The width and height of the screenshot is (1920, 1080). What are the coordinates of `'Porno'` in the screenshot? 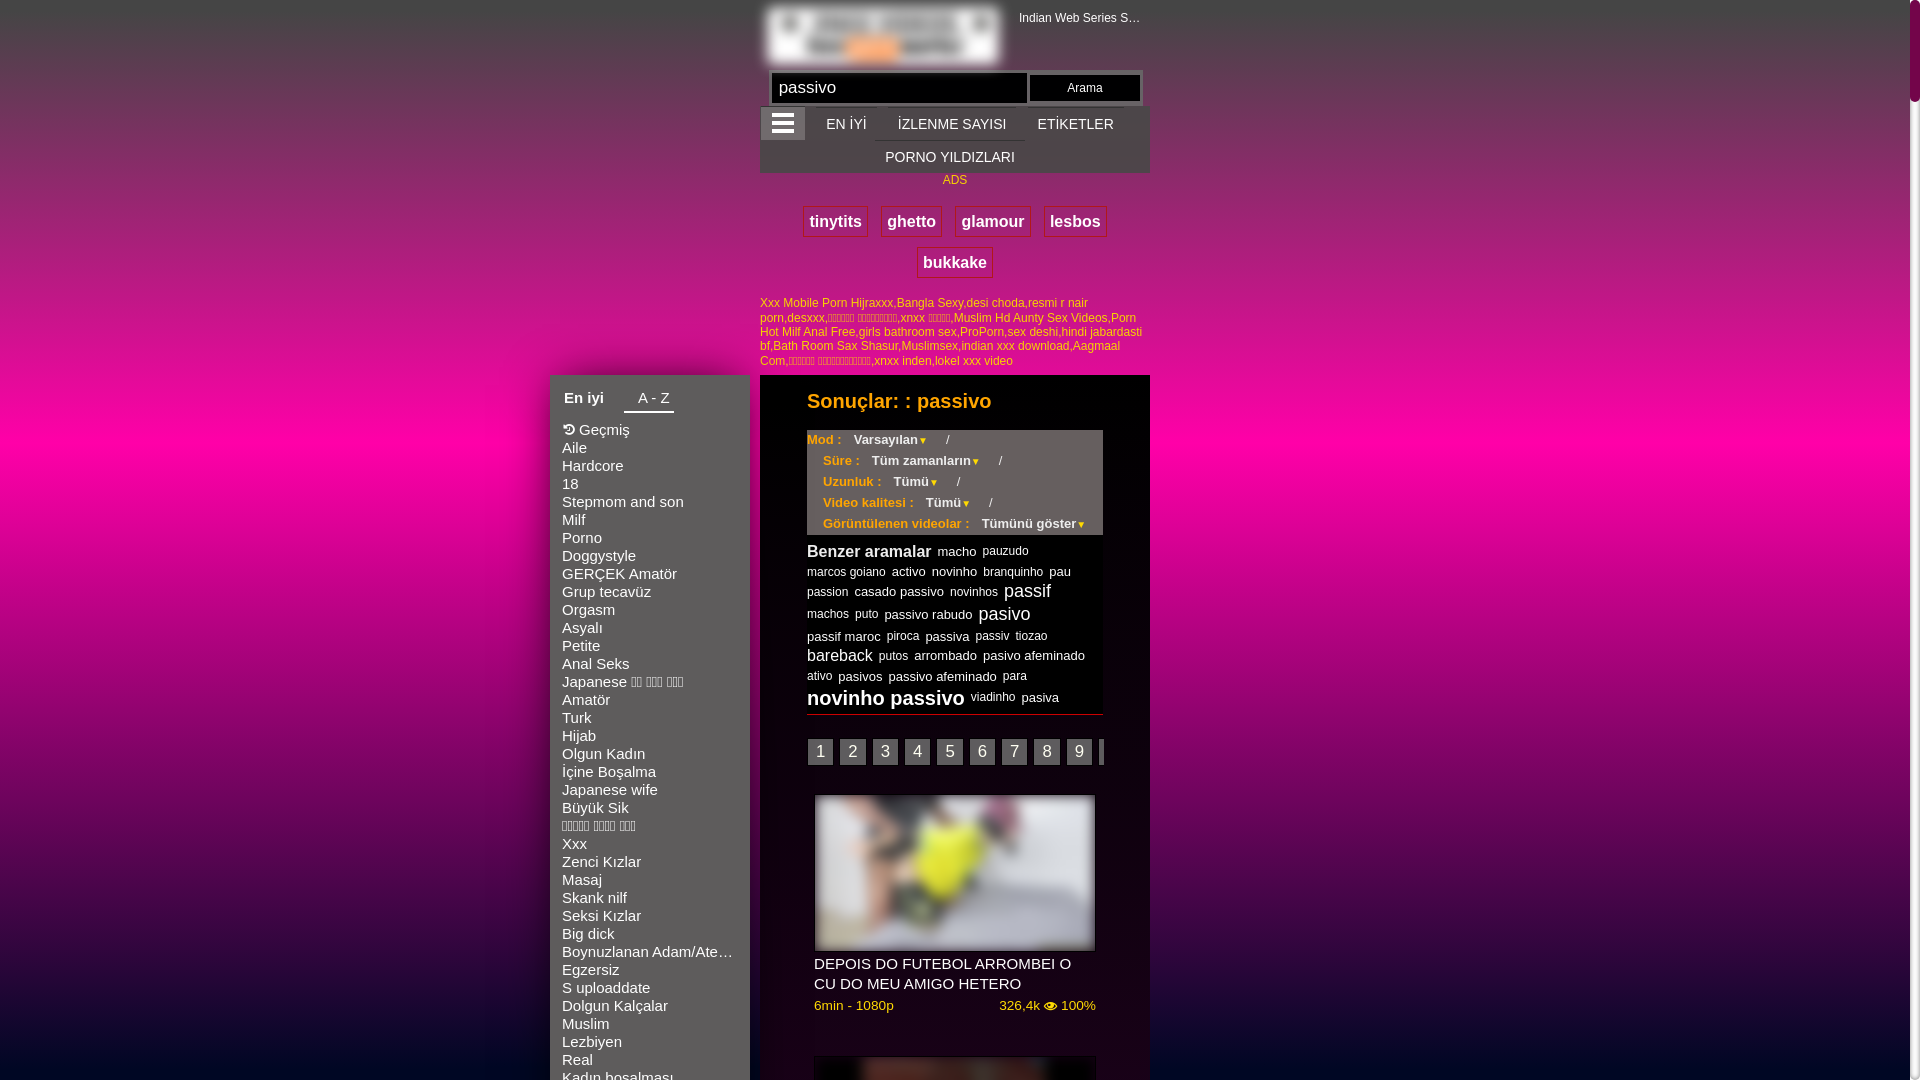 It's located at (560, 536).